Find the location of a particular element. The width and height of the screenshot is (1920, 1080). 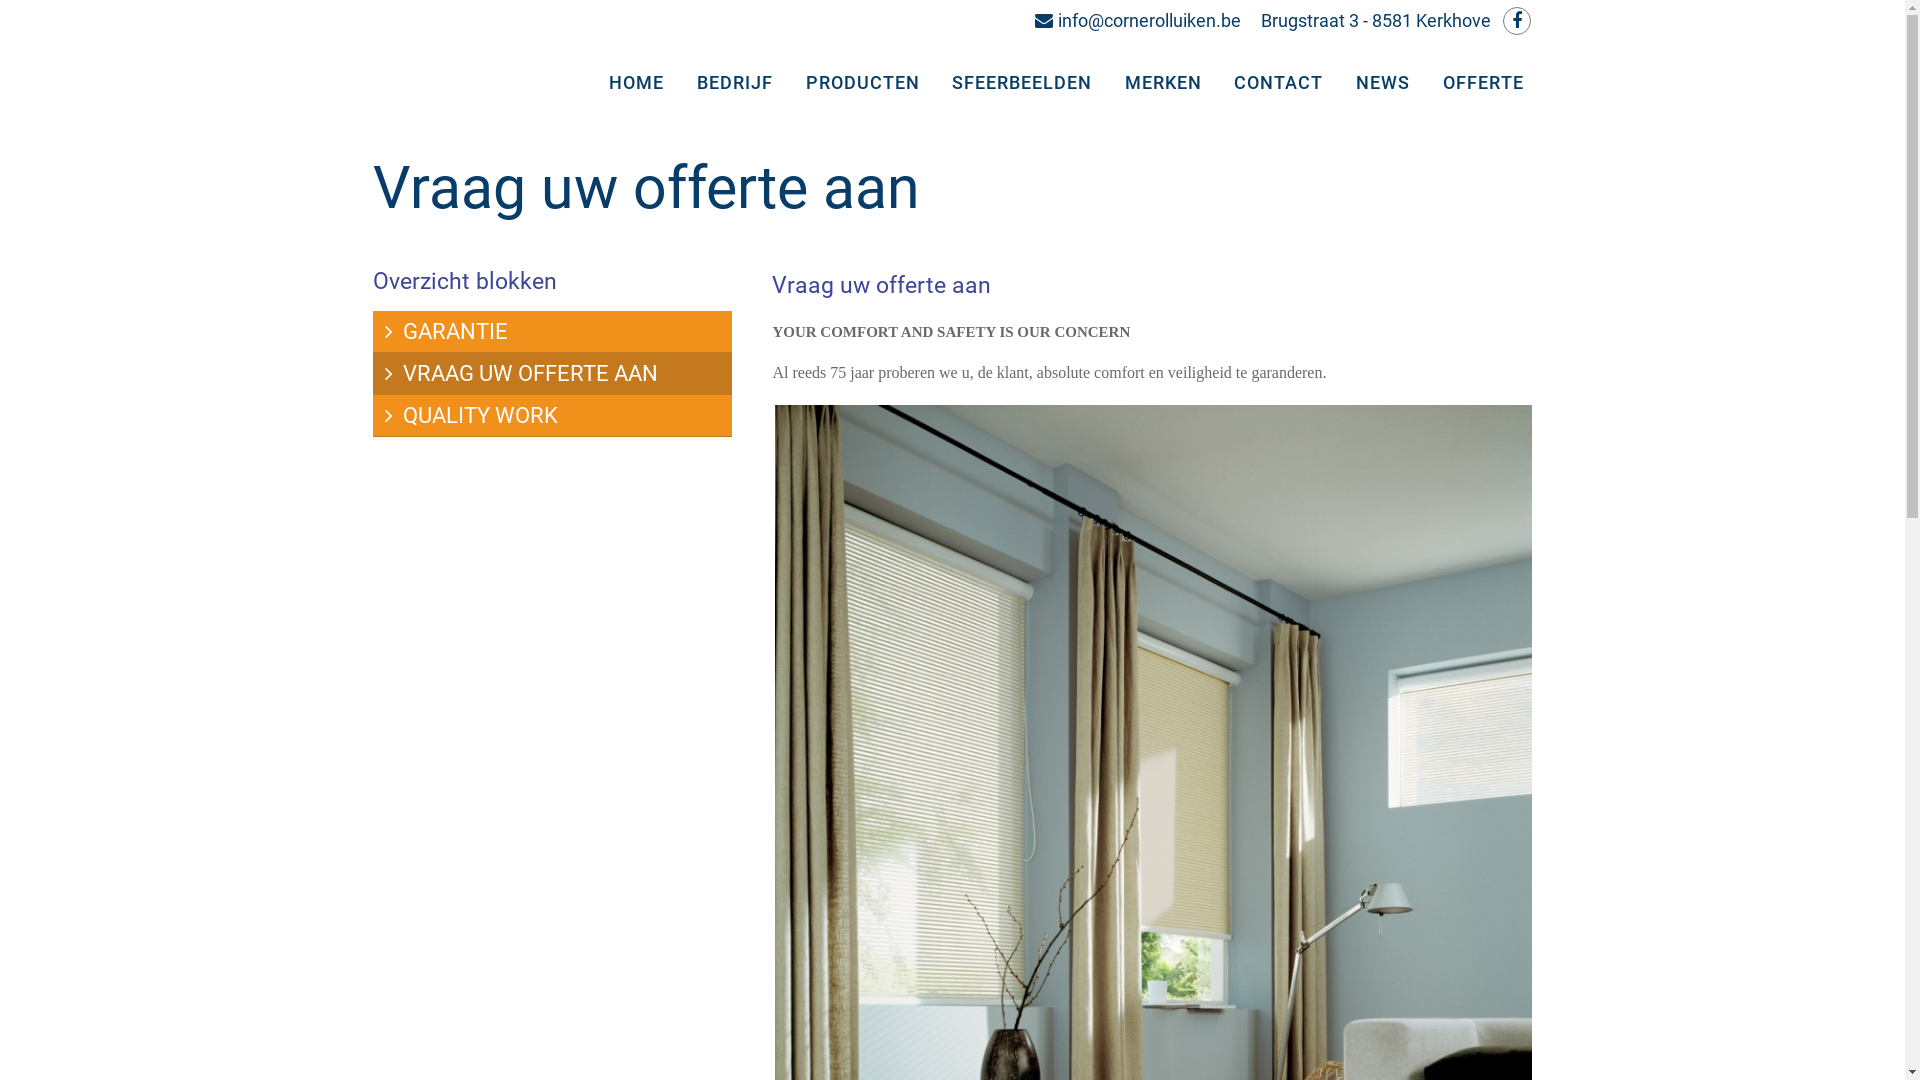

'MERKEN' is located at coordinates (1166, 82).